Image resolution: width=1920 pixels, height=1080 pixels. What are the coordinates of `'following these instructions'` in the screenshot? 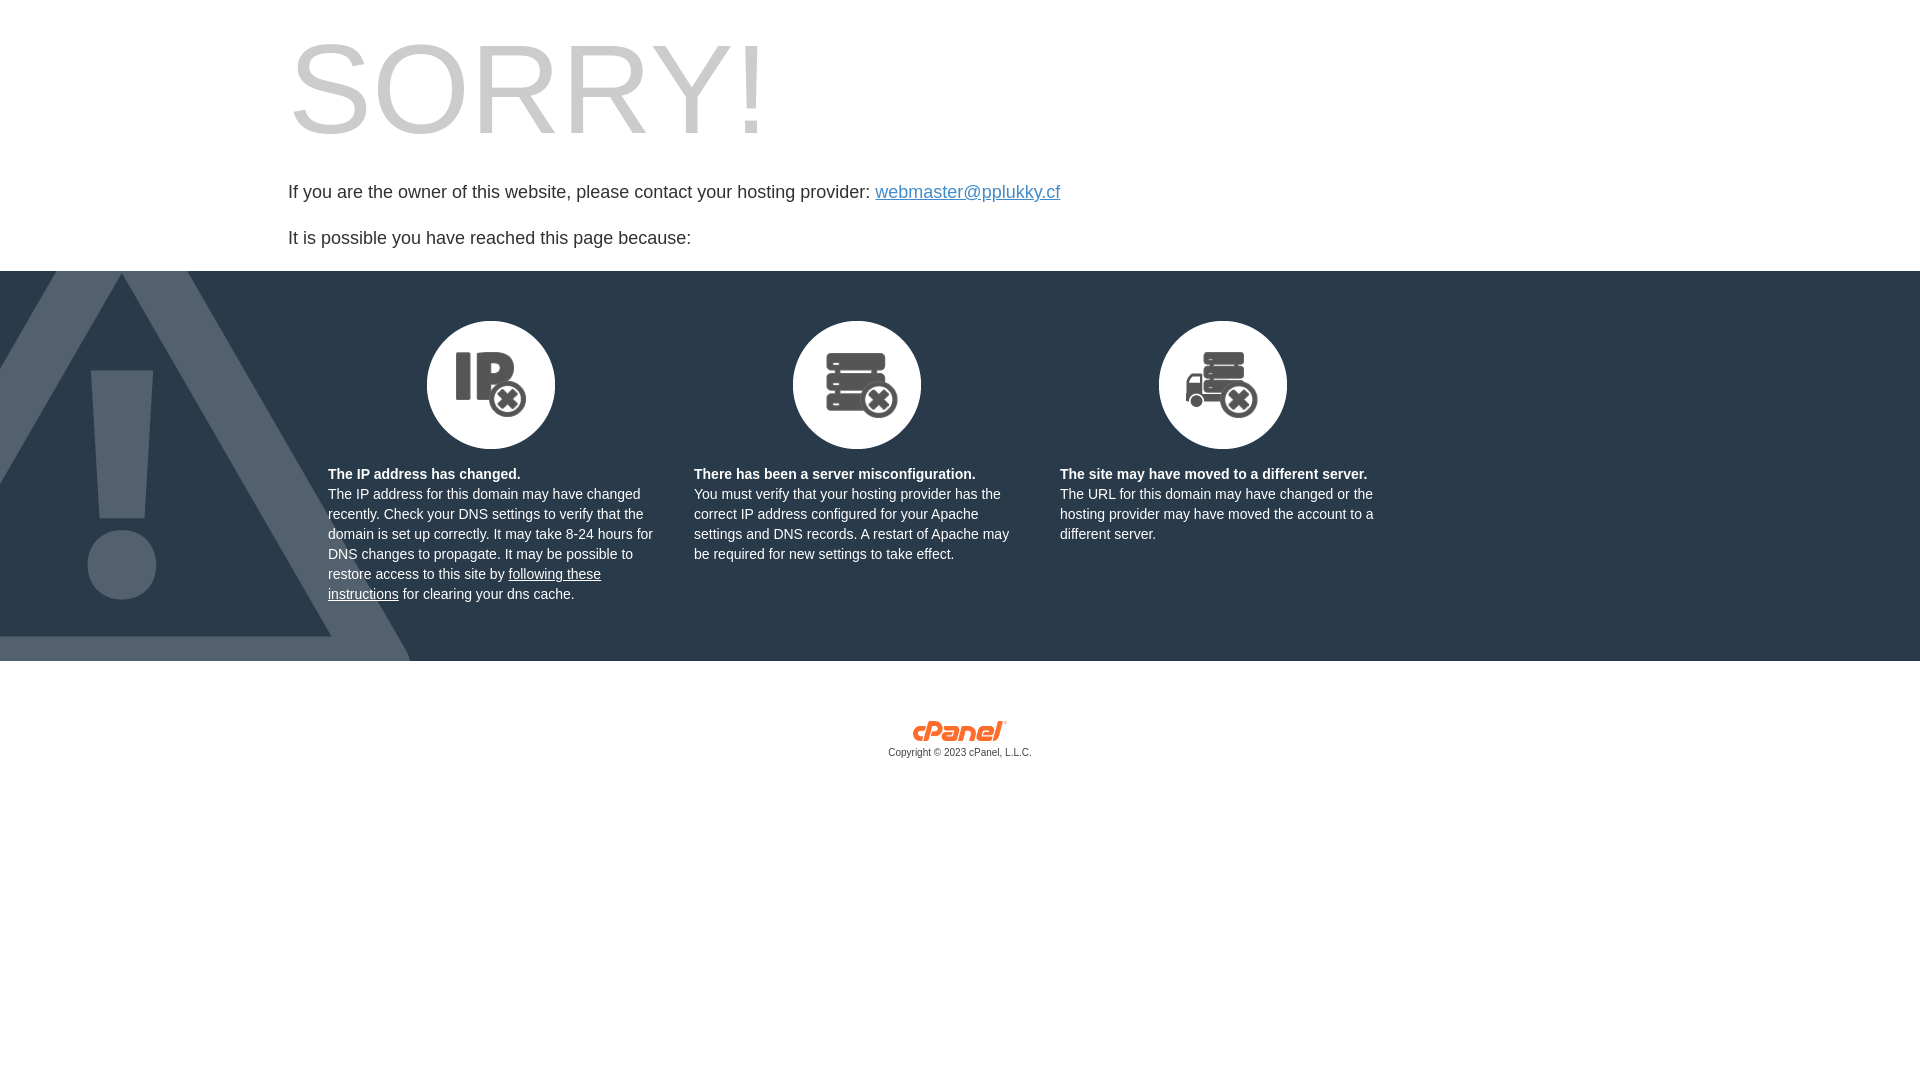 It's located at (463, 583).